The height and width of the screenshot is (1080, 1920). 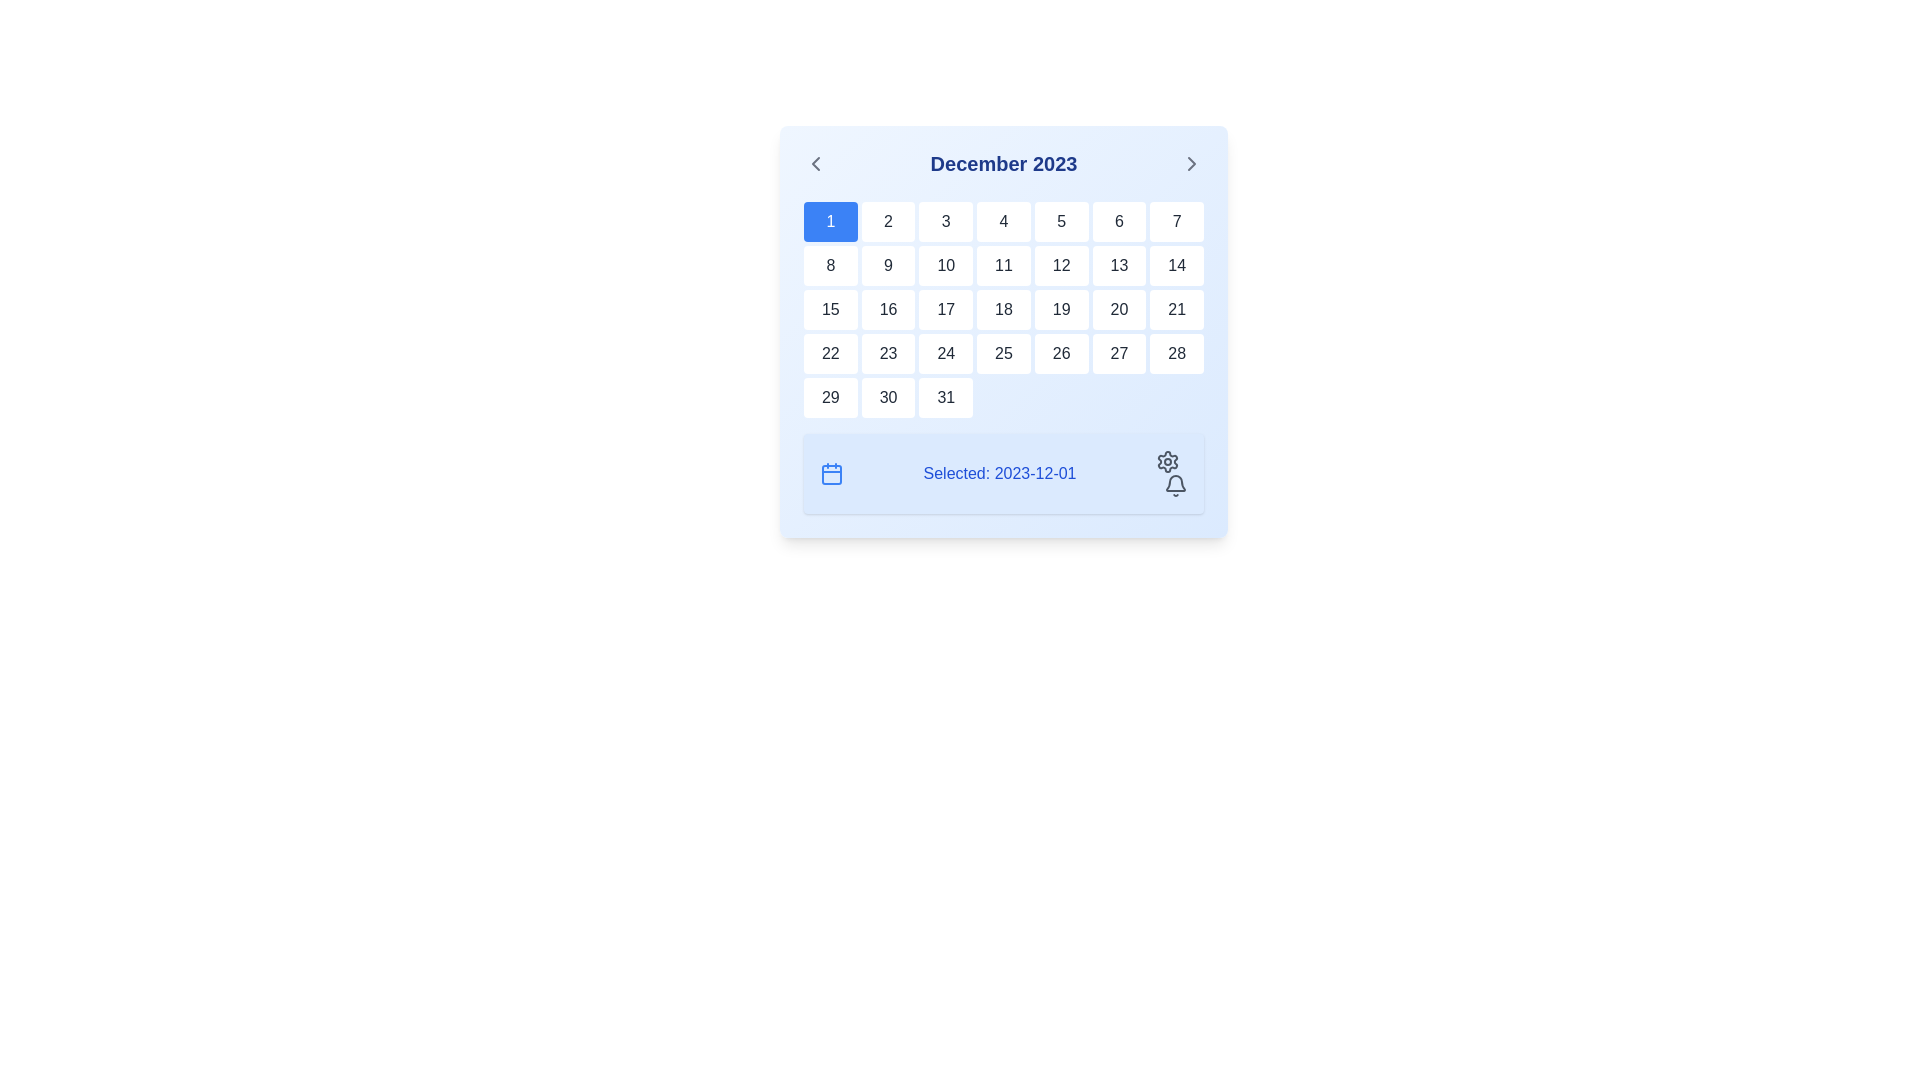 What do you see at coordinates (1003, 353) in the screenshot?
I see `the calendar button` at bounding box center [1003, 353].